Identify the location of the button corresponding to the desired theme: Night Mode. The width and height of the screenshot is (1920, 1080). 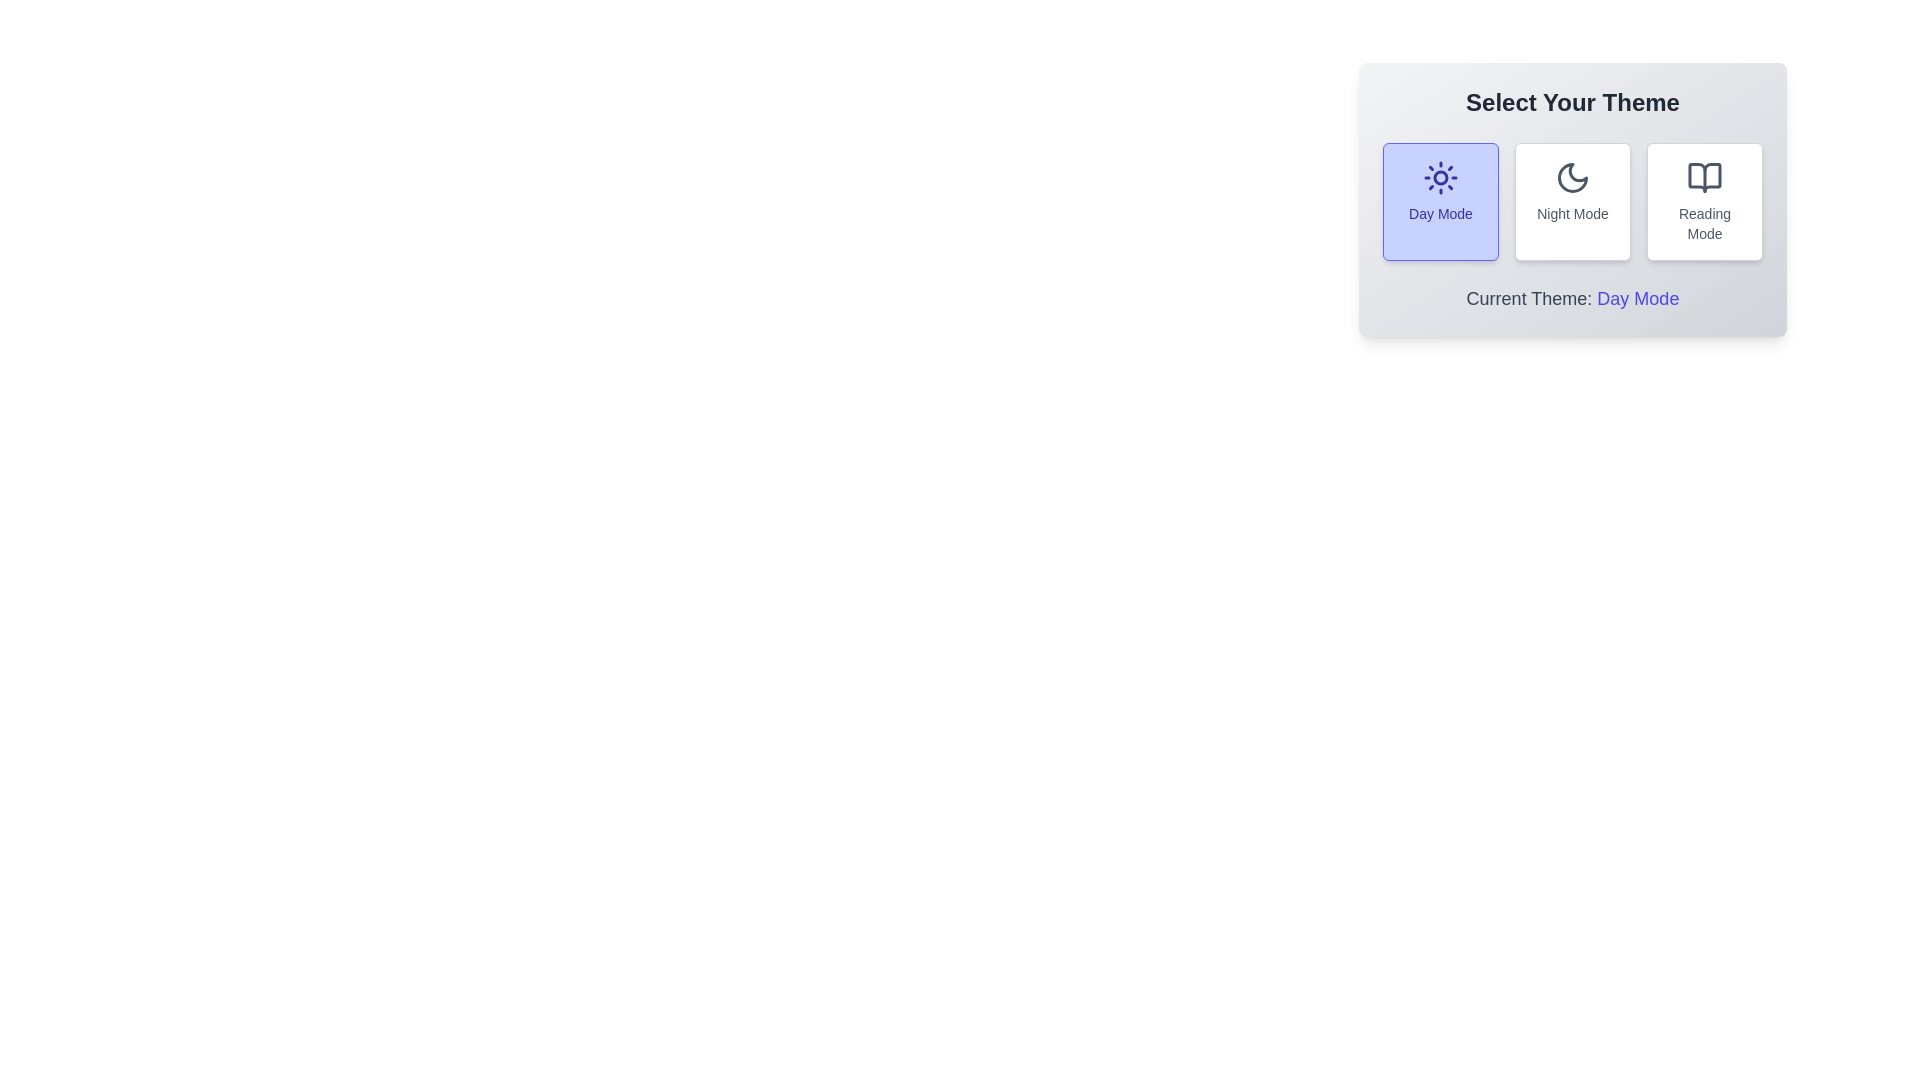
(1572, 201).